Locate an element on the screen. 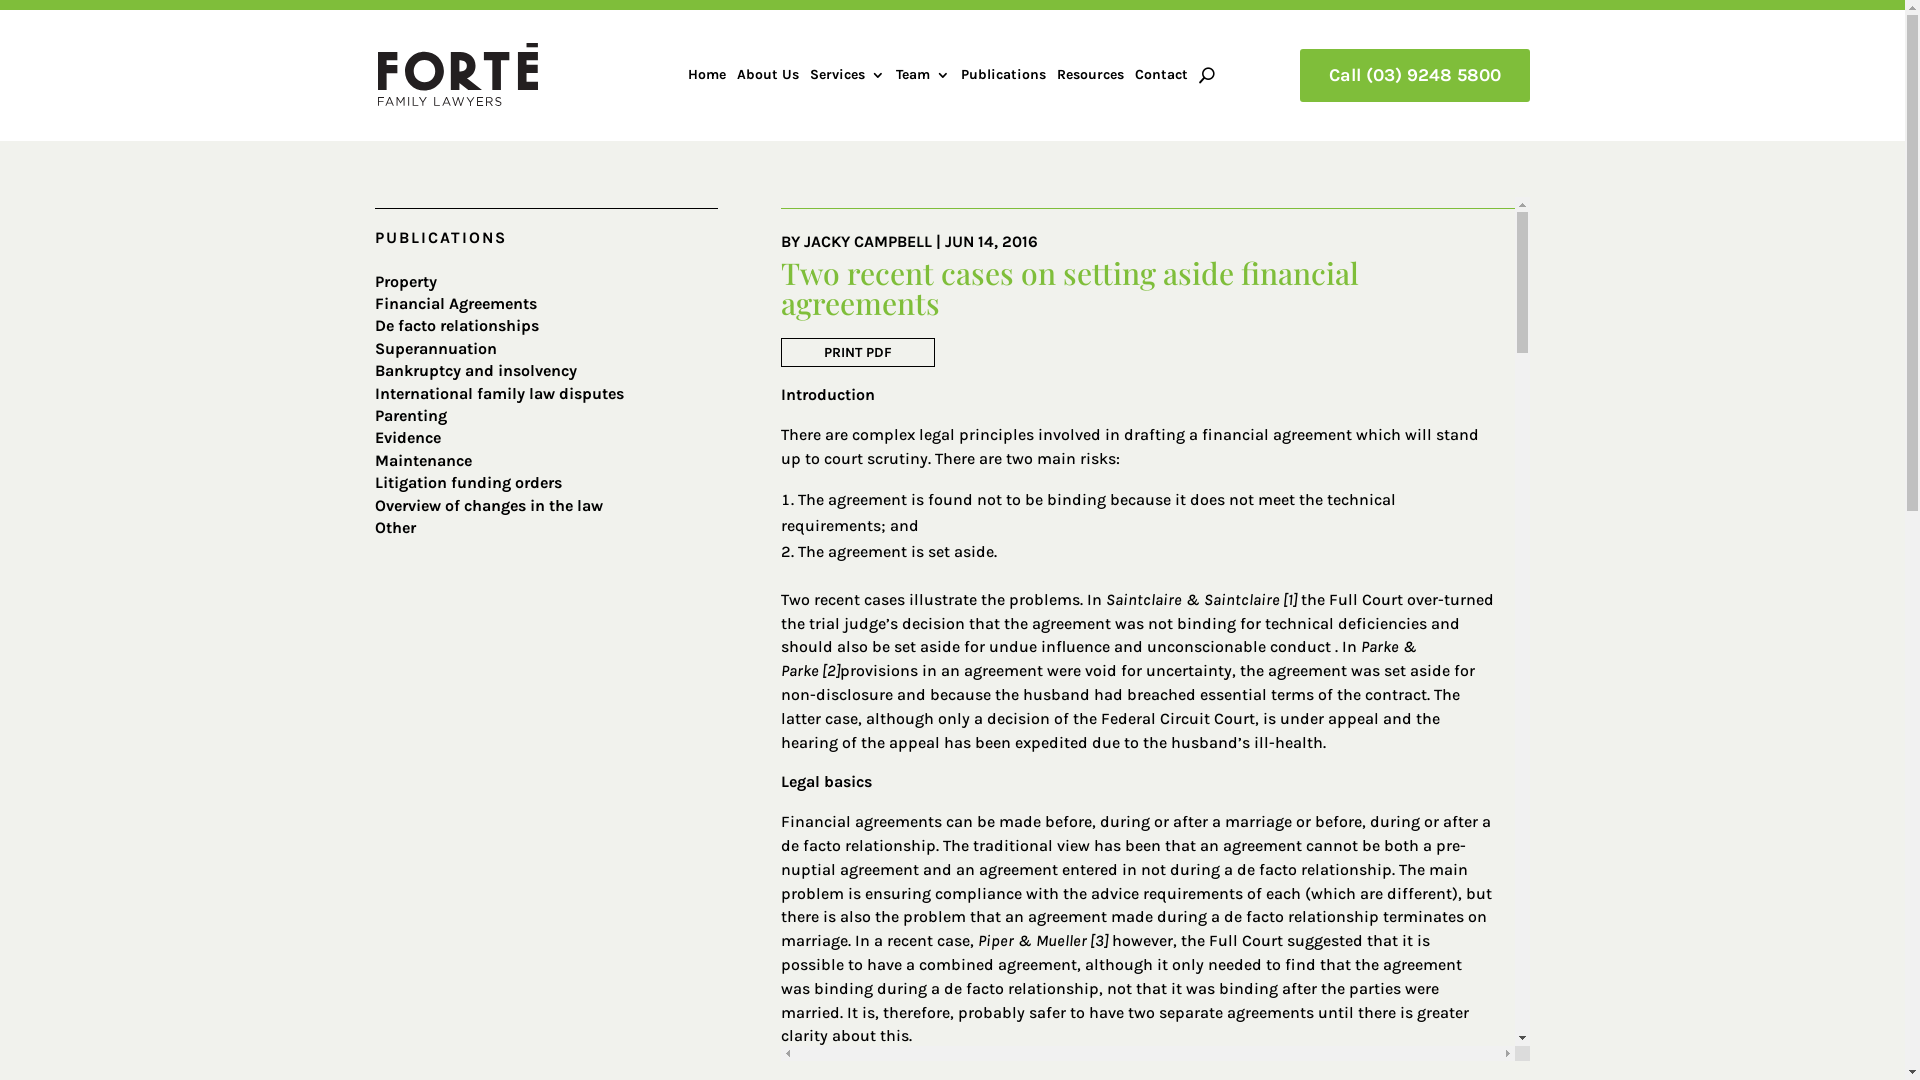 This screenshot has height=1080, width=1920. 'Superannuation' is located at coordinates (374, 347).